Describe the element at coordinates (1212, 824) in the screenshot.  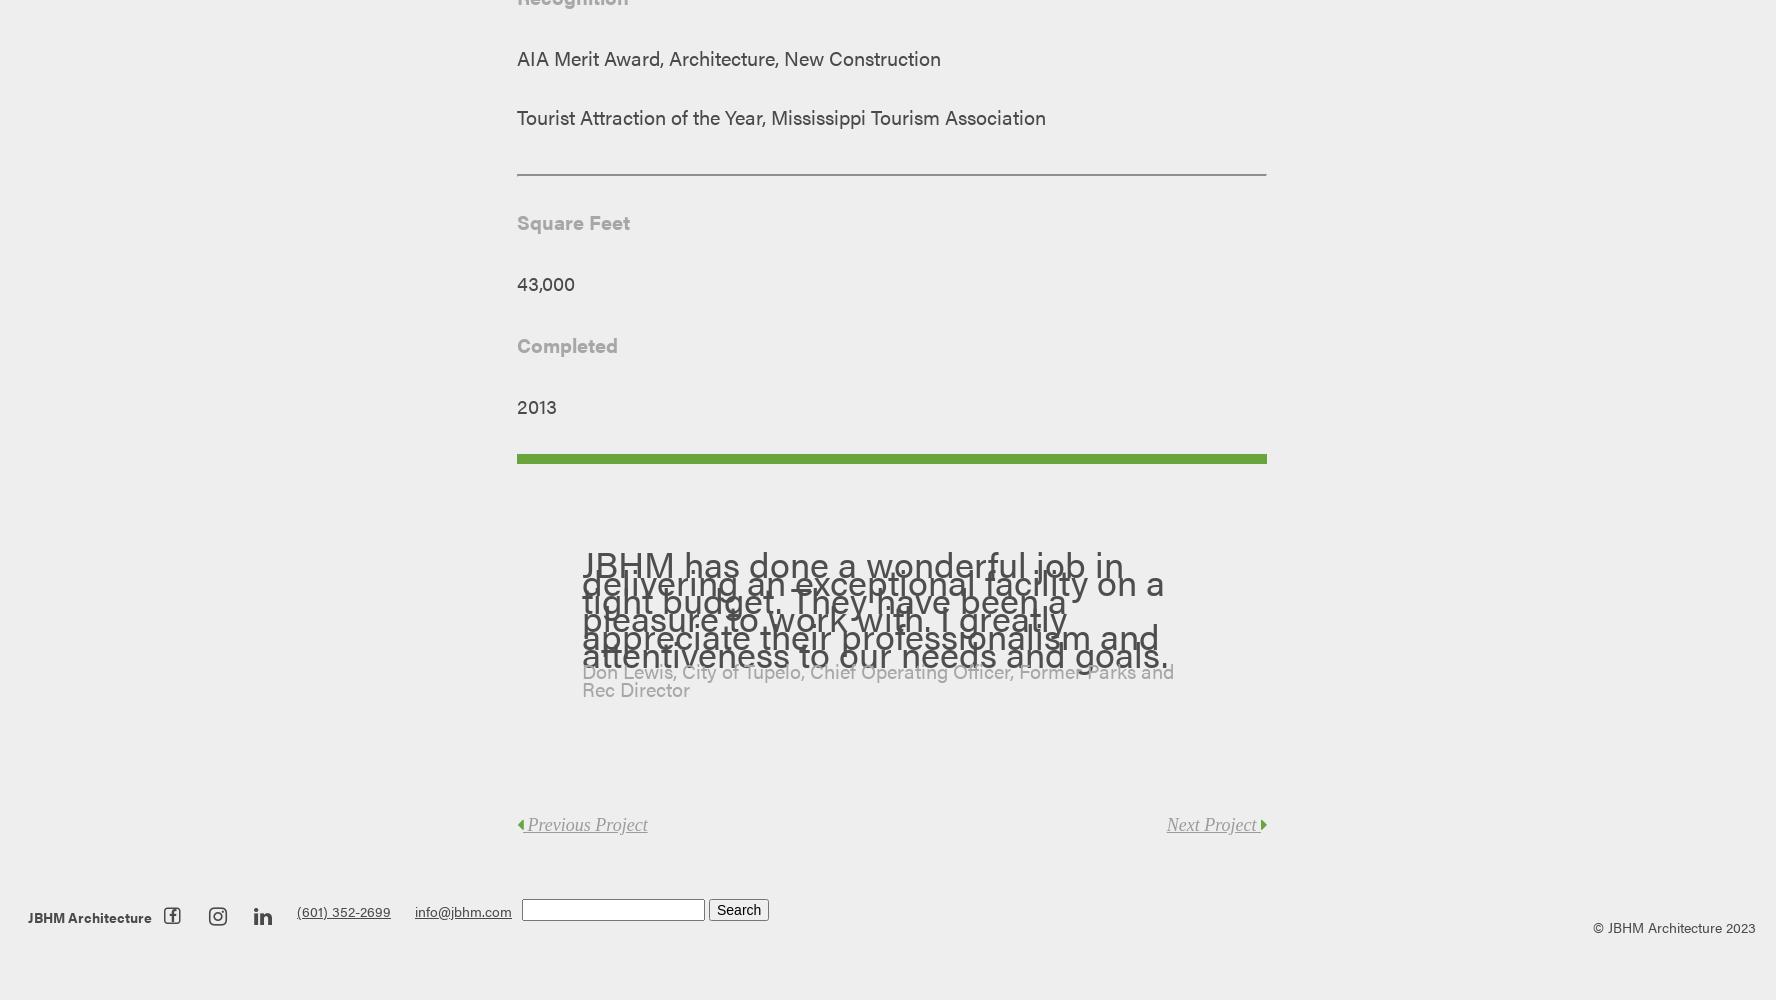
I see `'Next Project'` at that location.